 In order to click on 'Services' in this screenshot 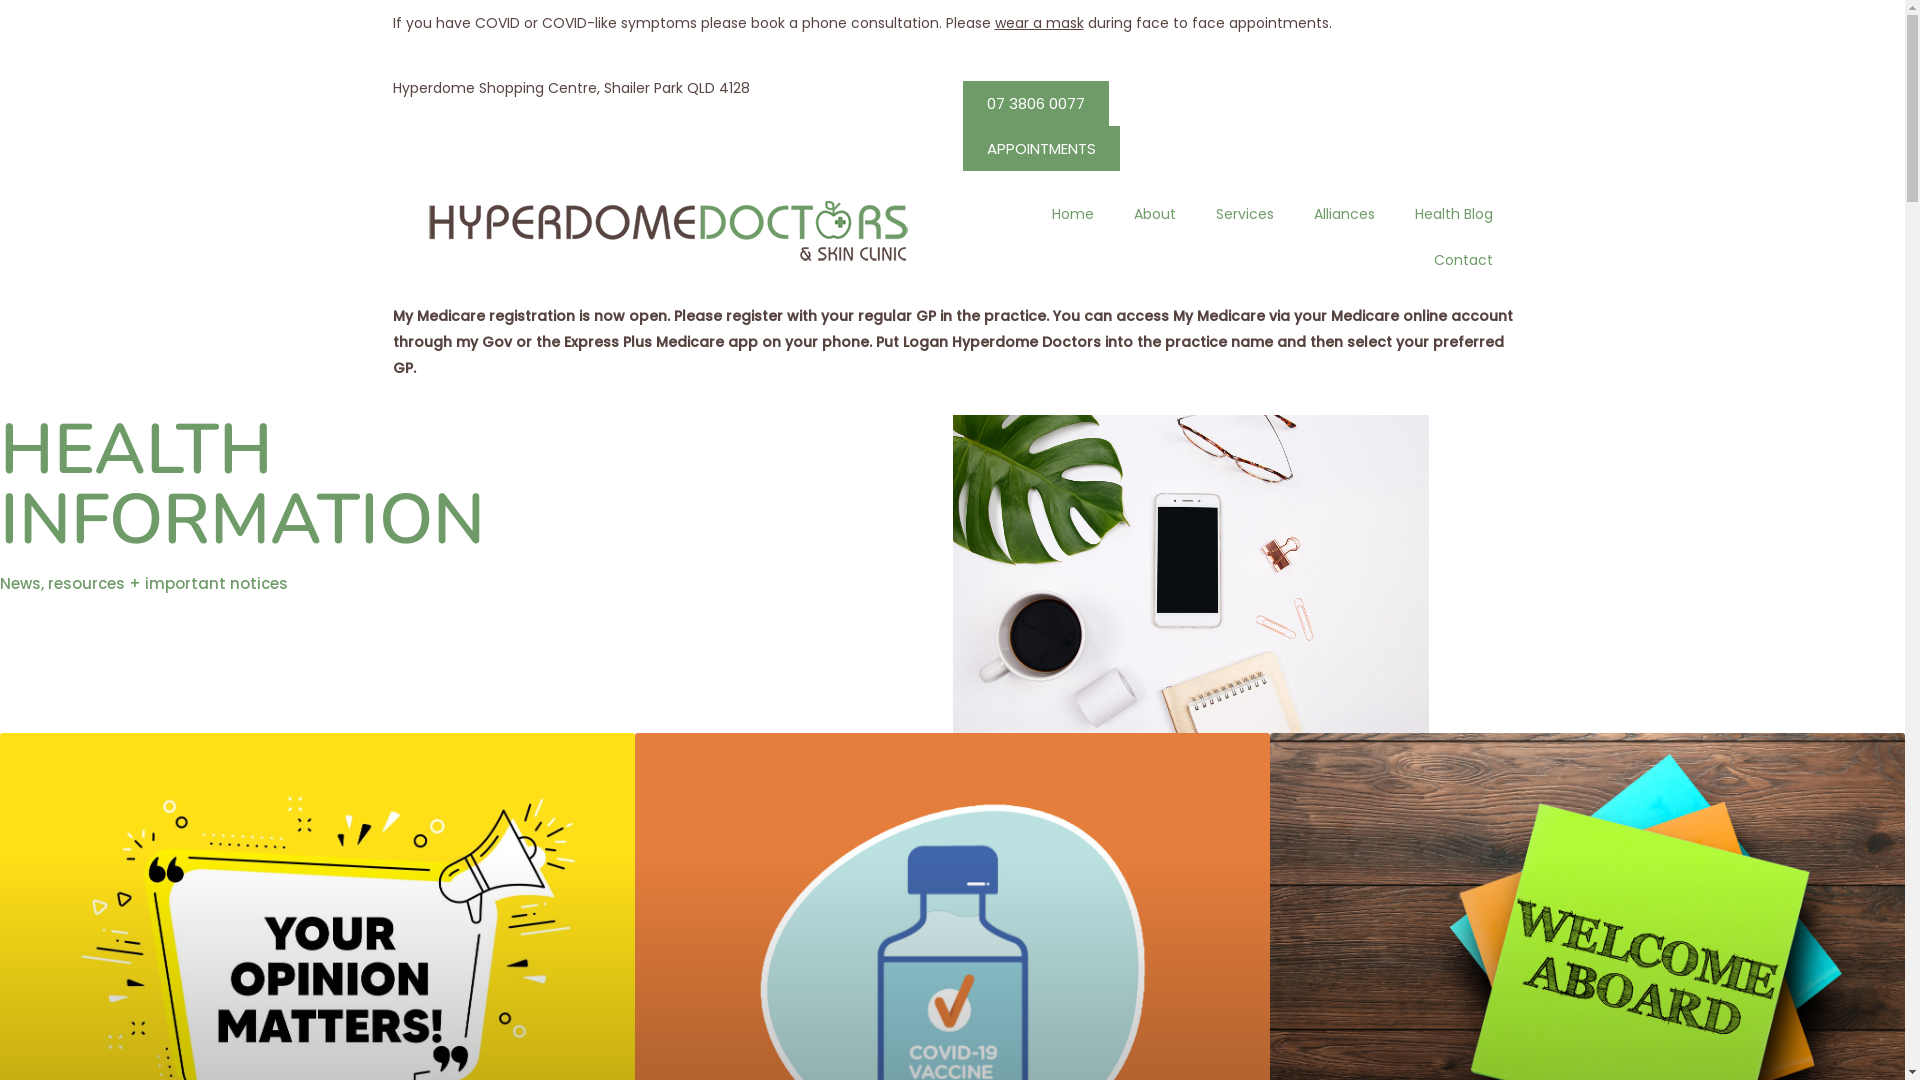, I will do `click(1195, 212)`.